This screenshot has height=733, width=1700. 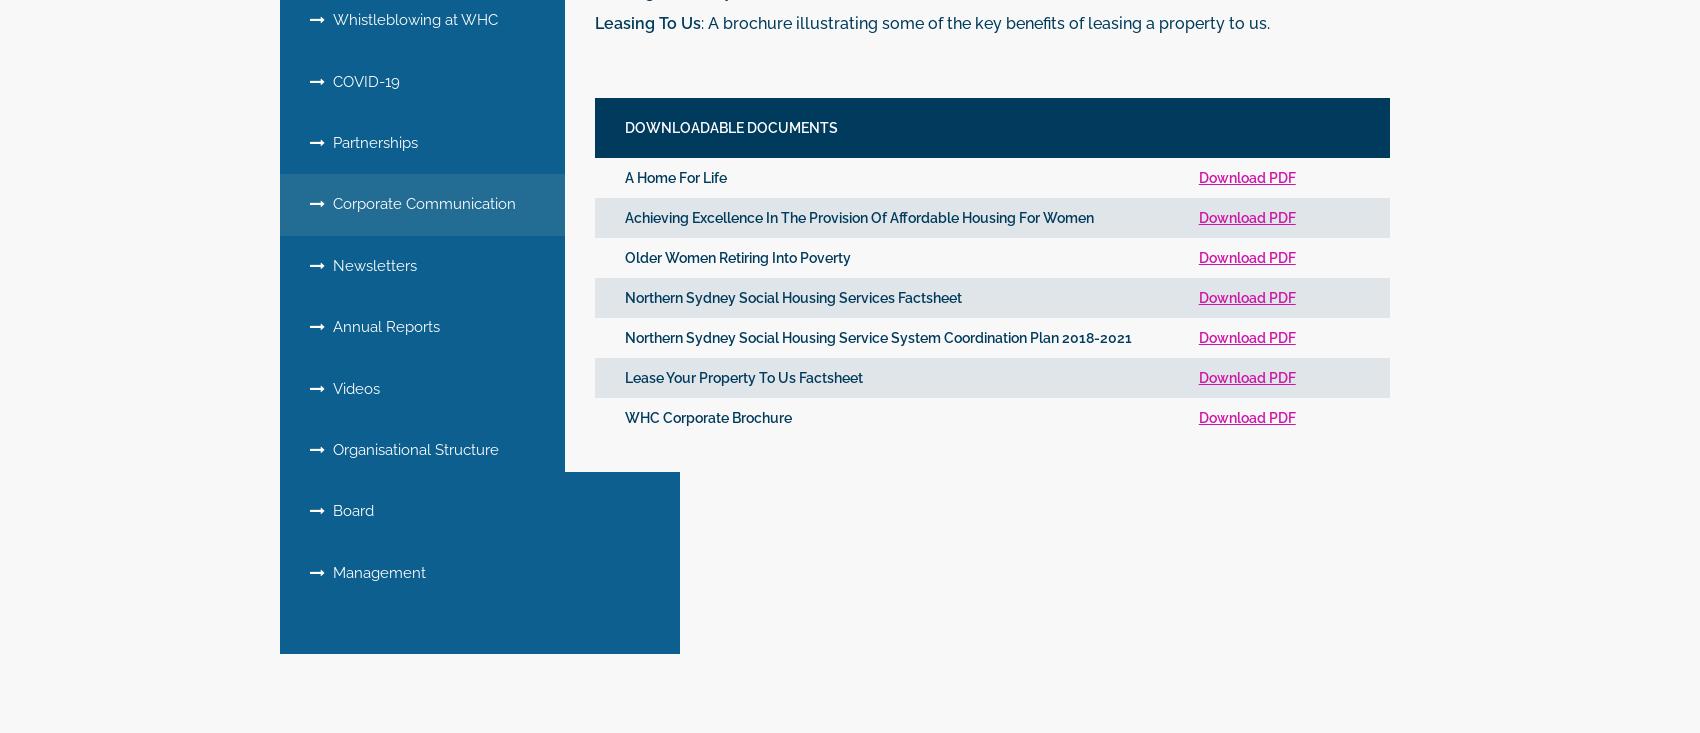 I want to click on 'Annual Reports', so click(x=381, y=325).